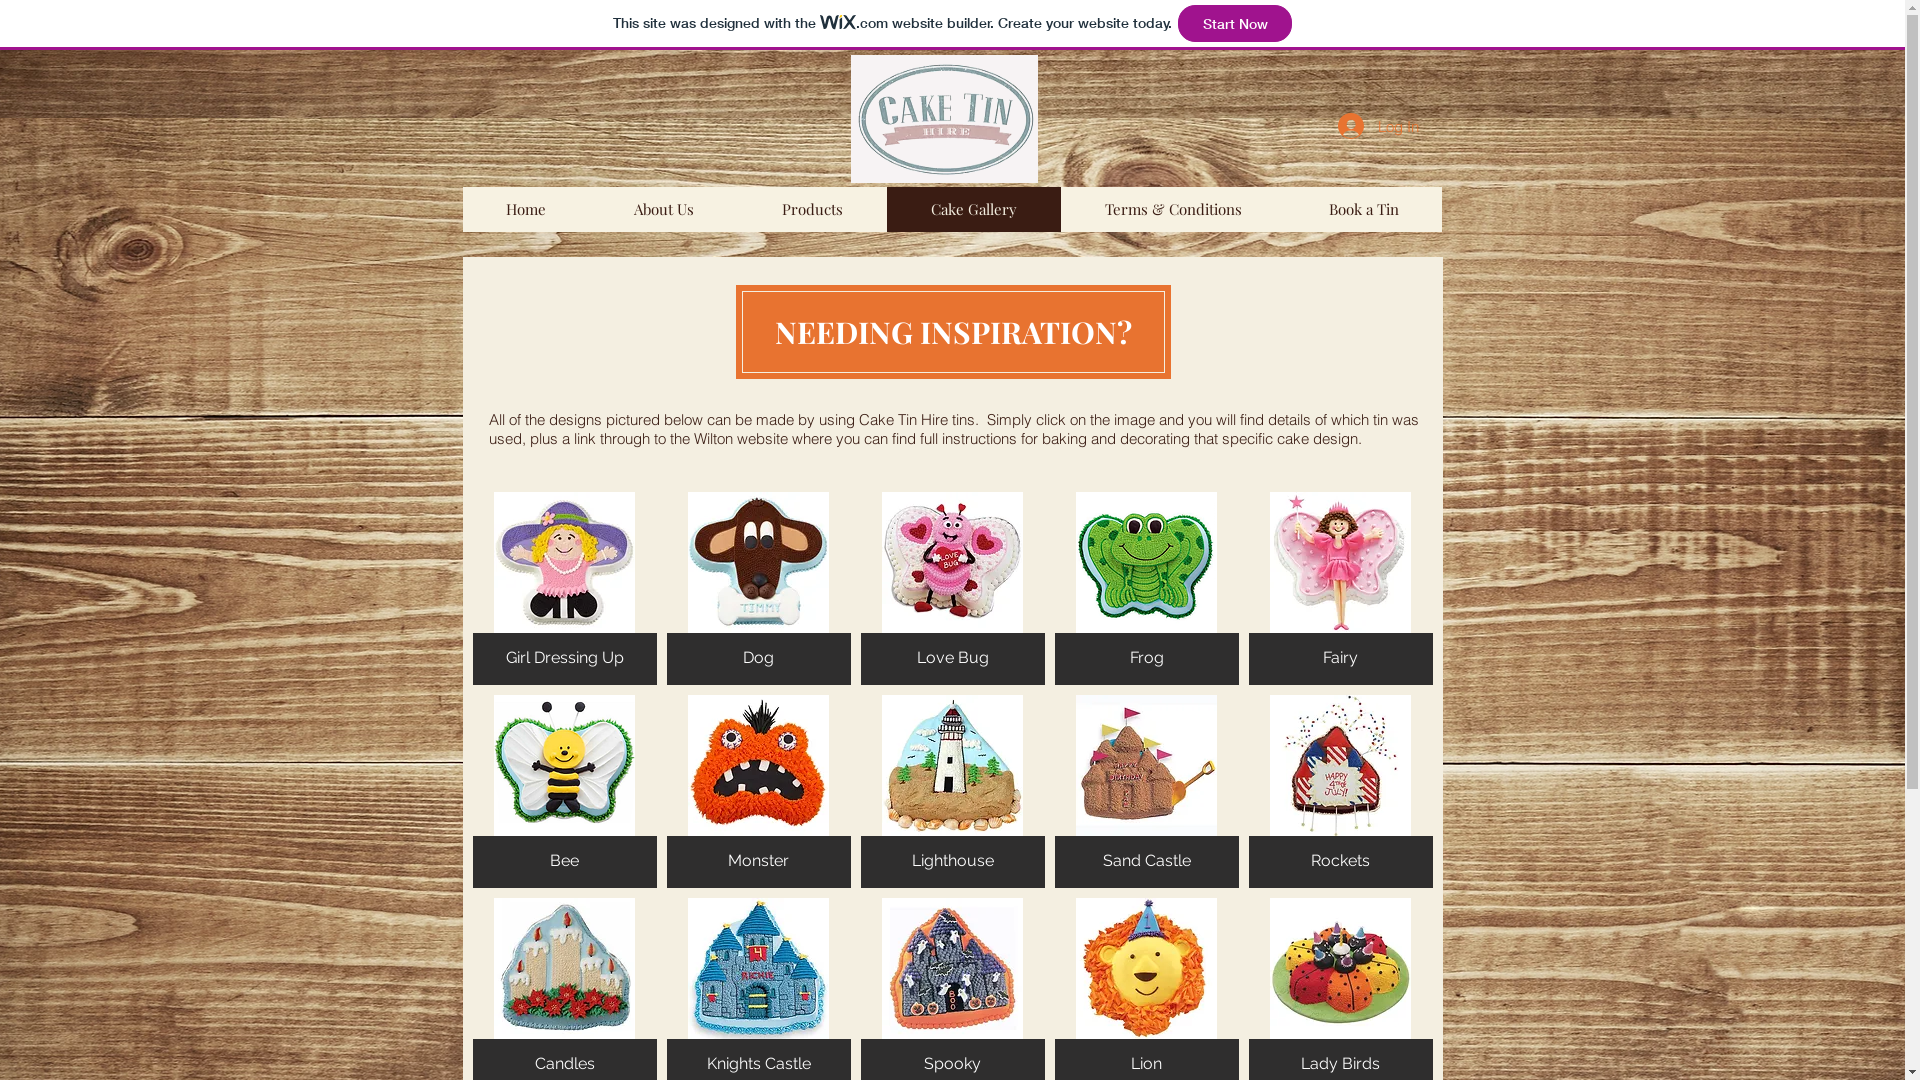  I want to click on 'Terms & Conditions', so click(1171, 209).